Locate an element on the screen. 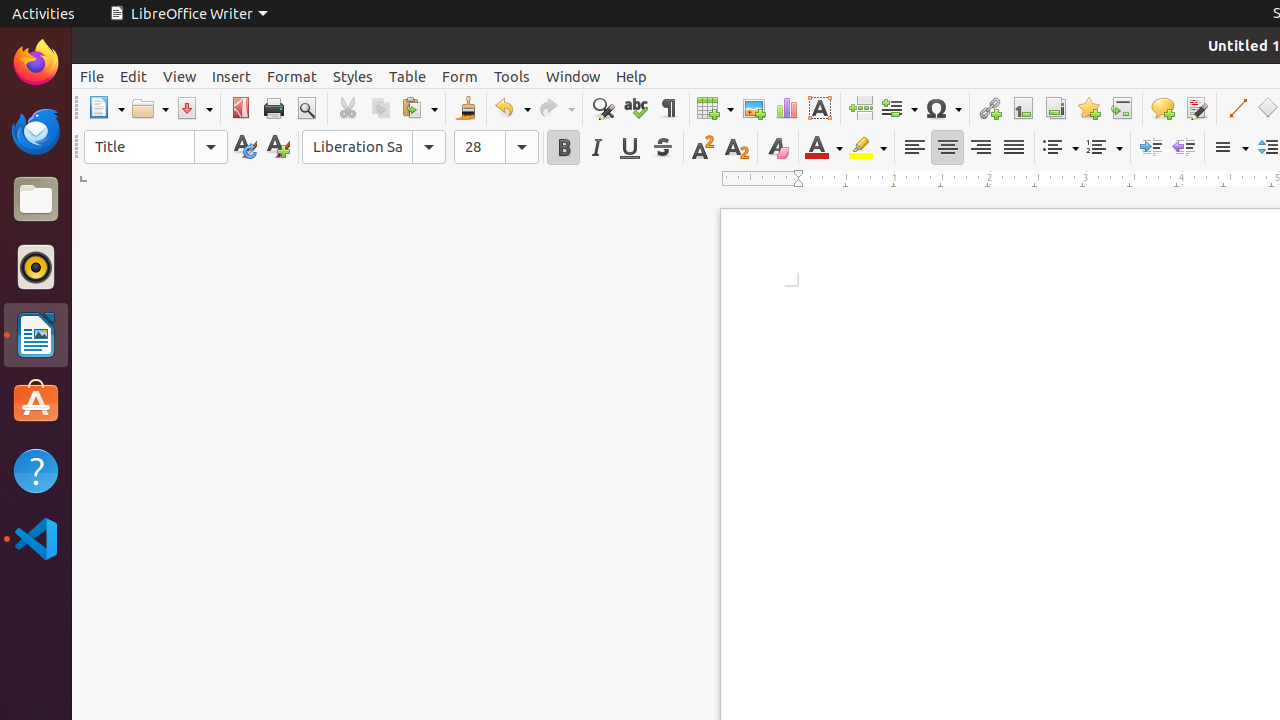 This screenshot has height=720, width=1280. 'Format' is located at coordinates (290, 75).